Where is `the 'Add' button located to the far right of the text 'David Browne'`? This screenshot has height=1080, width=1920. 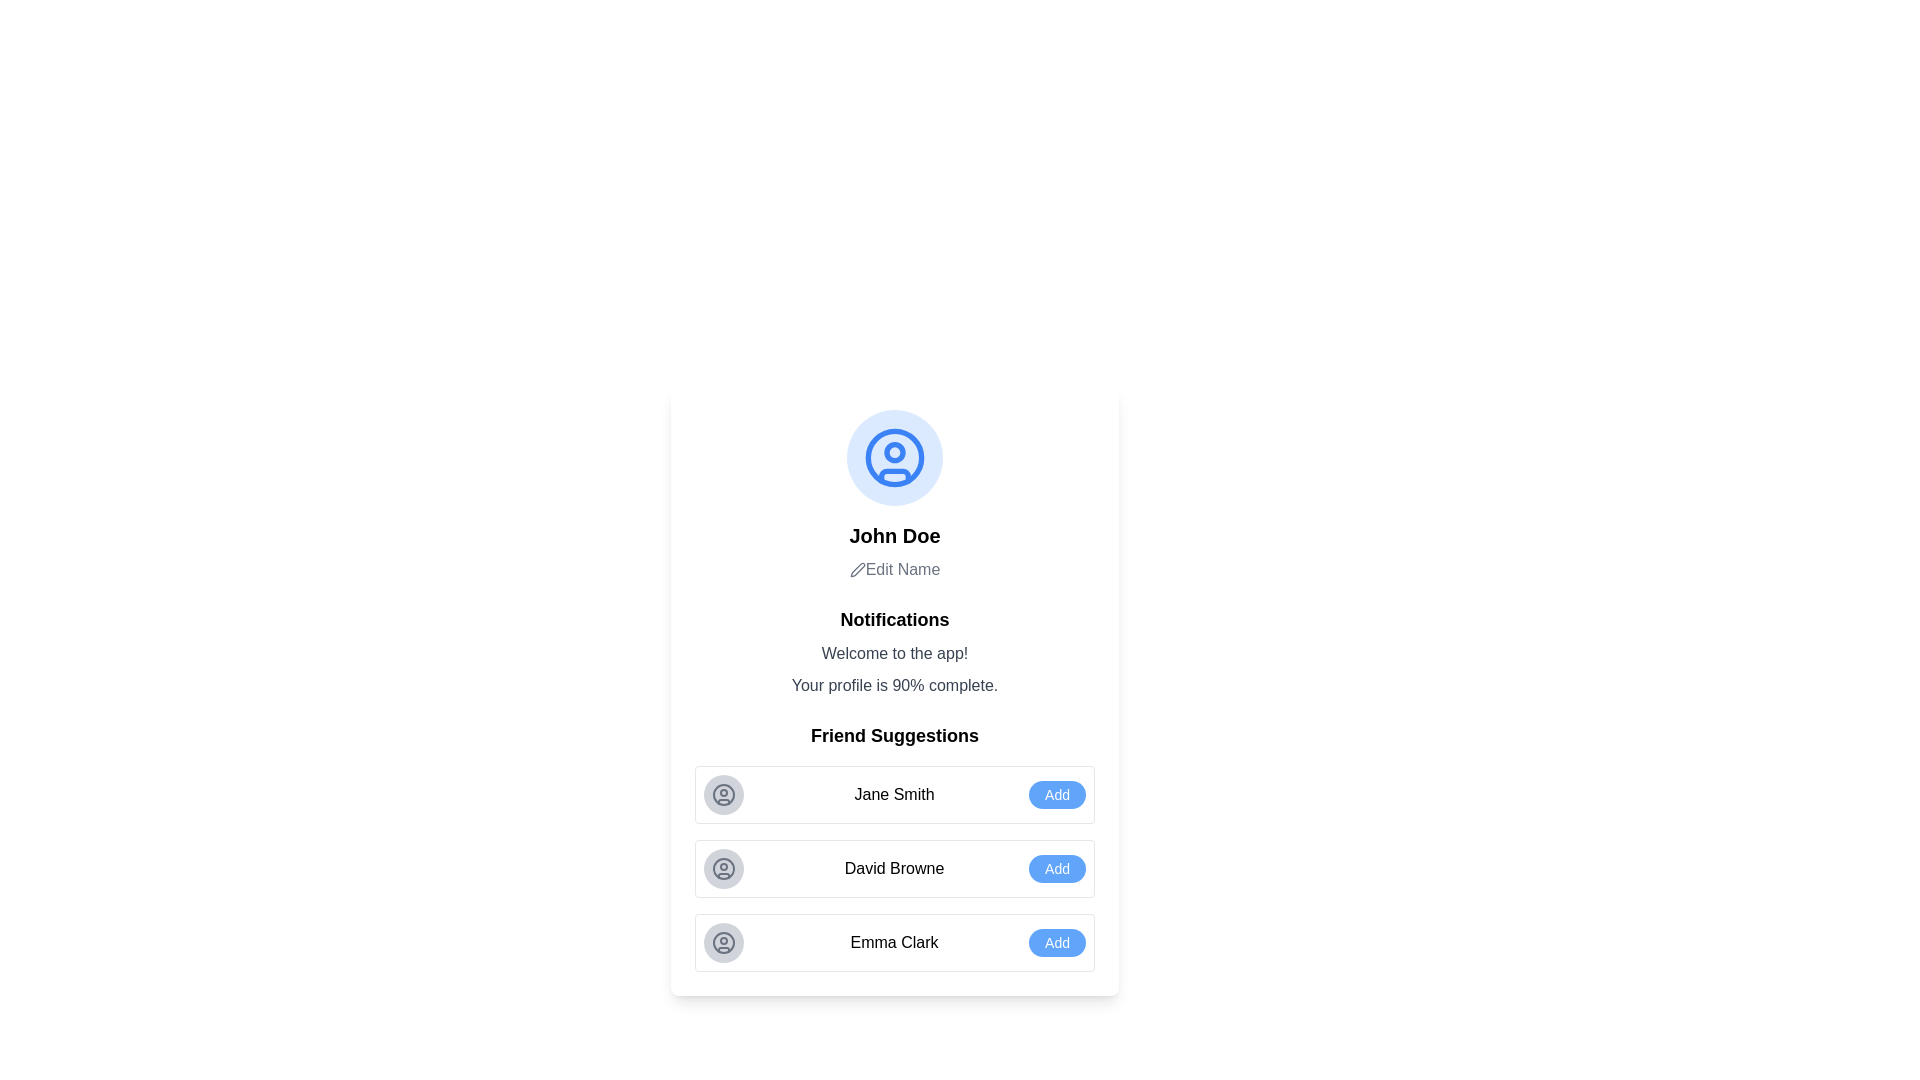 the 'Add' button located to the far right of the text 'David Browne' is located at coordinates (1056, 867).